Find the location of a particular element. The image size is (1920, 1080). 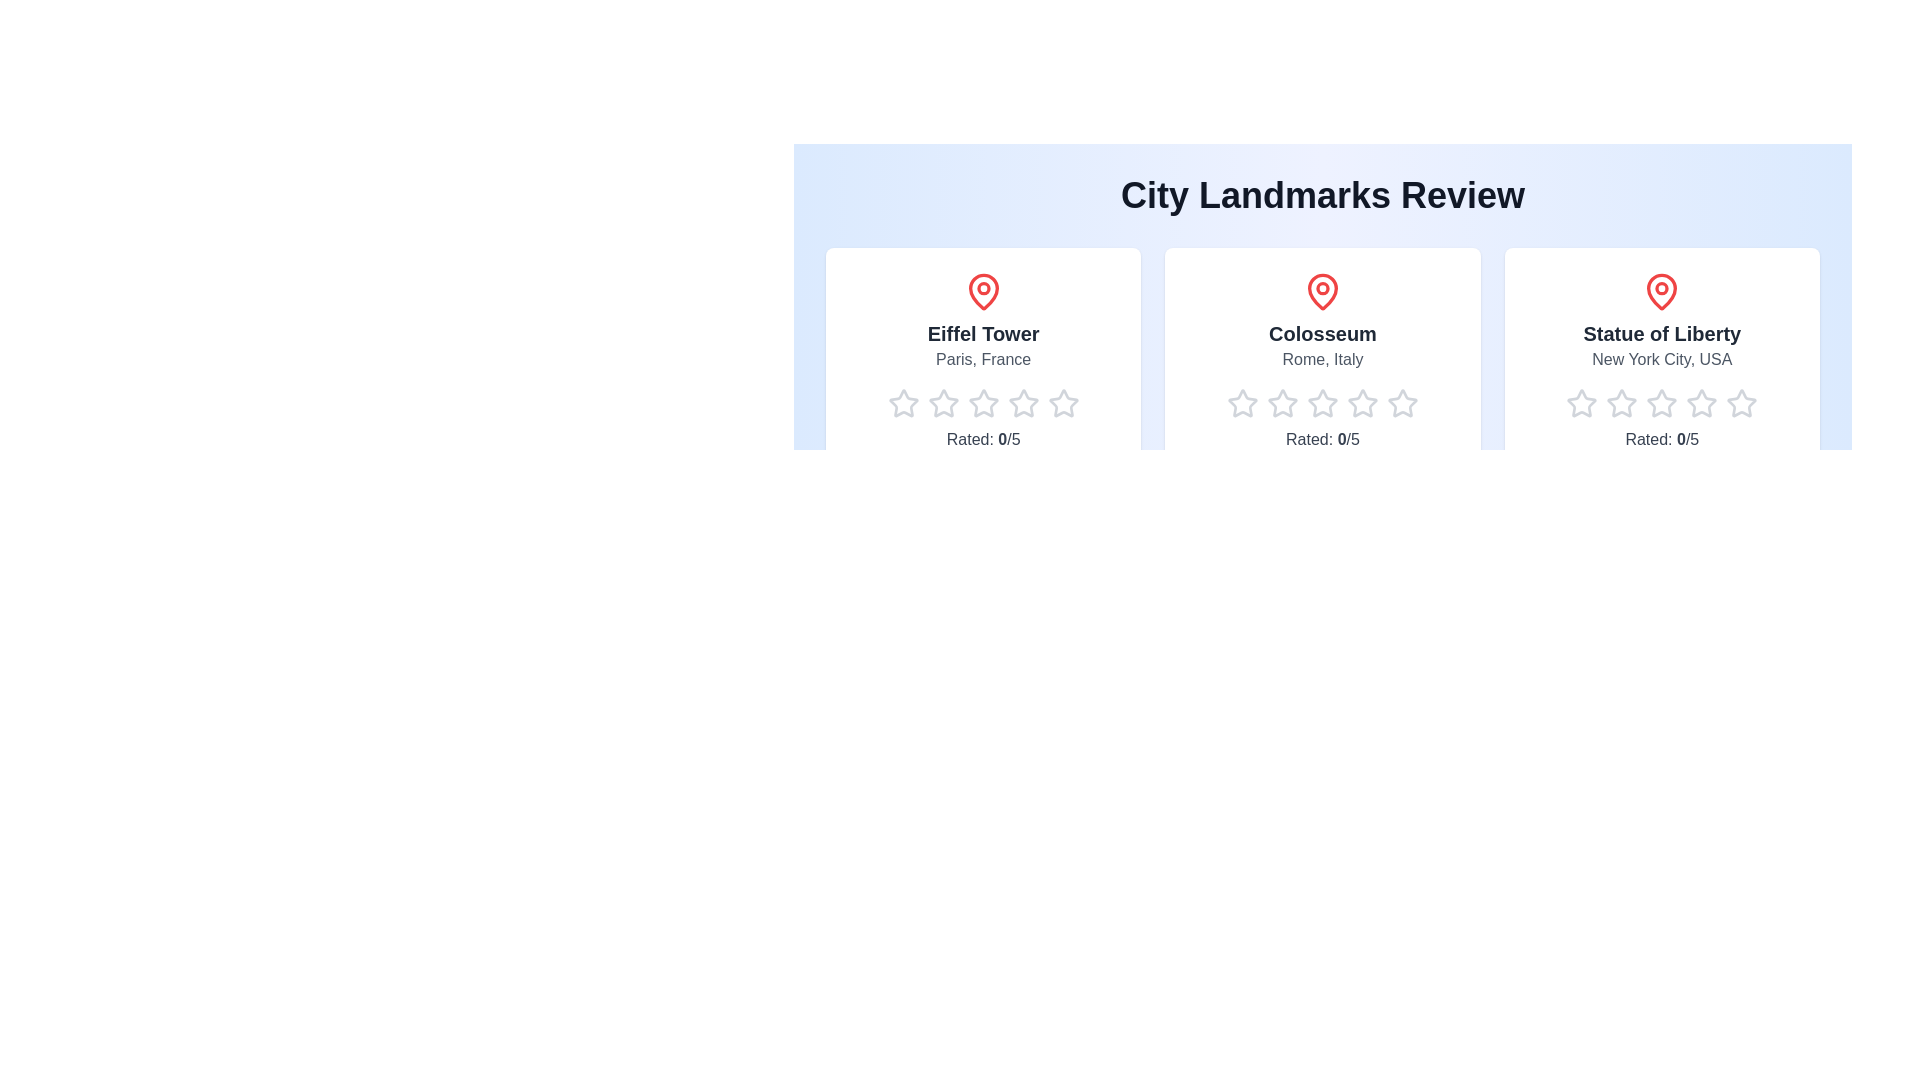

the star corresponding to 2 for the landmark Eiffel Tower is located at coordinates (926, 404).